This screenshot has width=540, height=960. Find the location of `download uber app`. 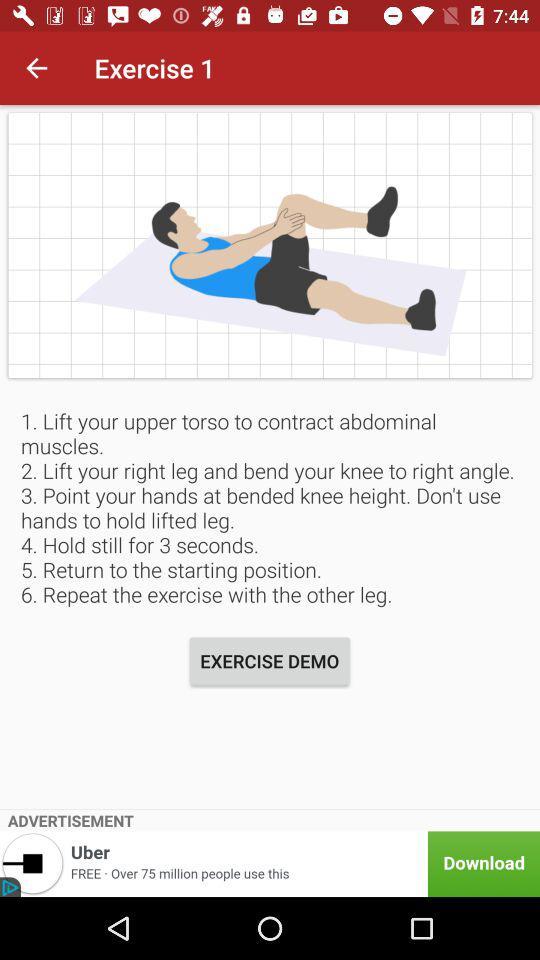

download uber app is located at coordinates (270, 863).